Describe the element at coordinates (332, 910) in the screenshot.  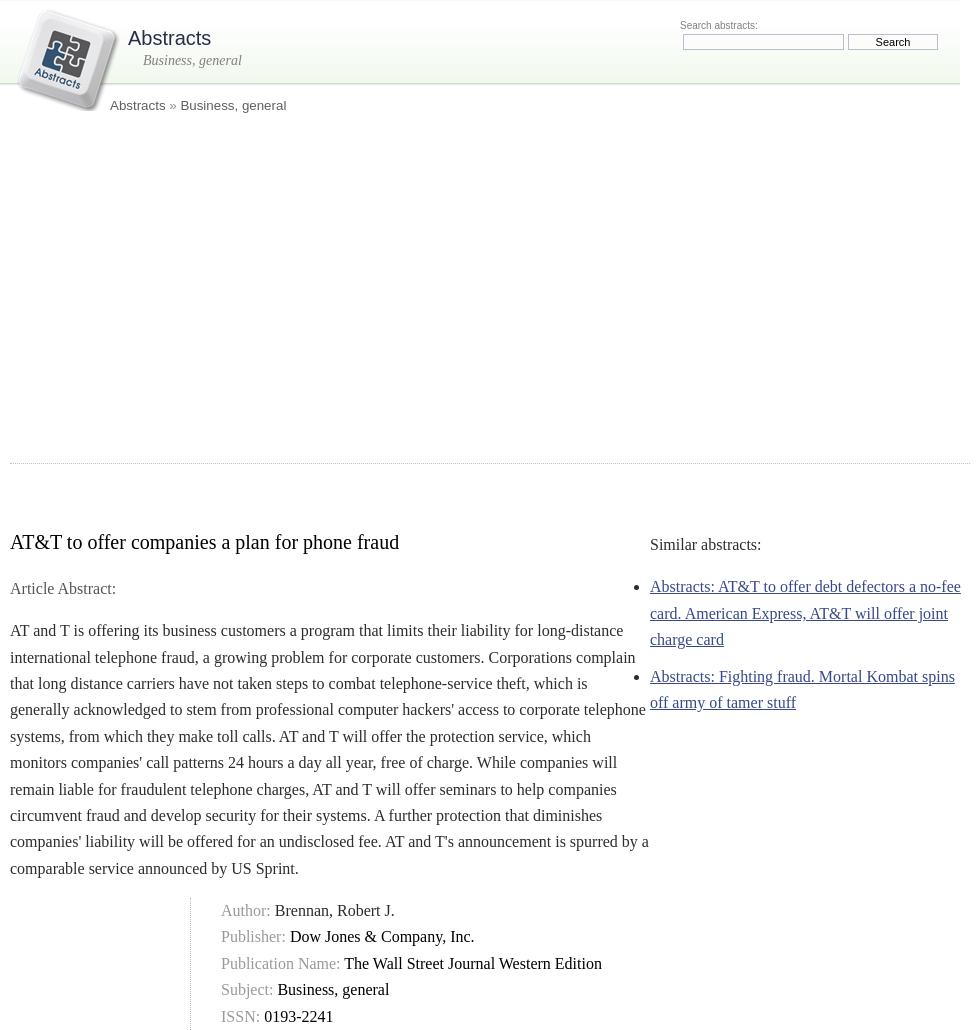
I see `'Brennan, Robert J.'` at that location.